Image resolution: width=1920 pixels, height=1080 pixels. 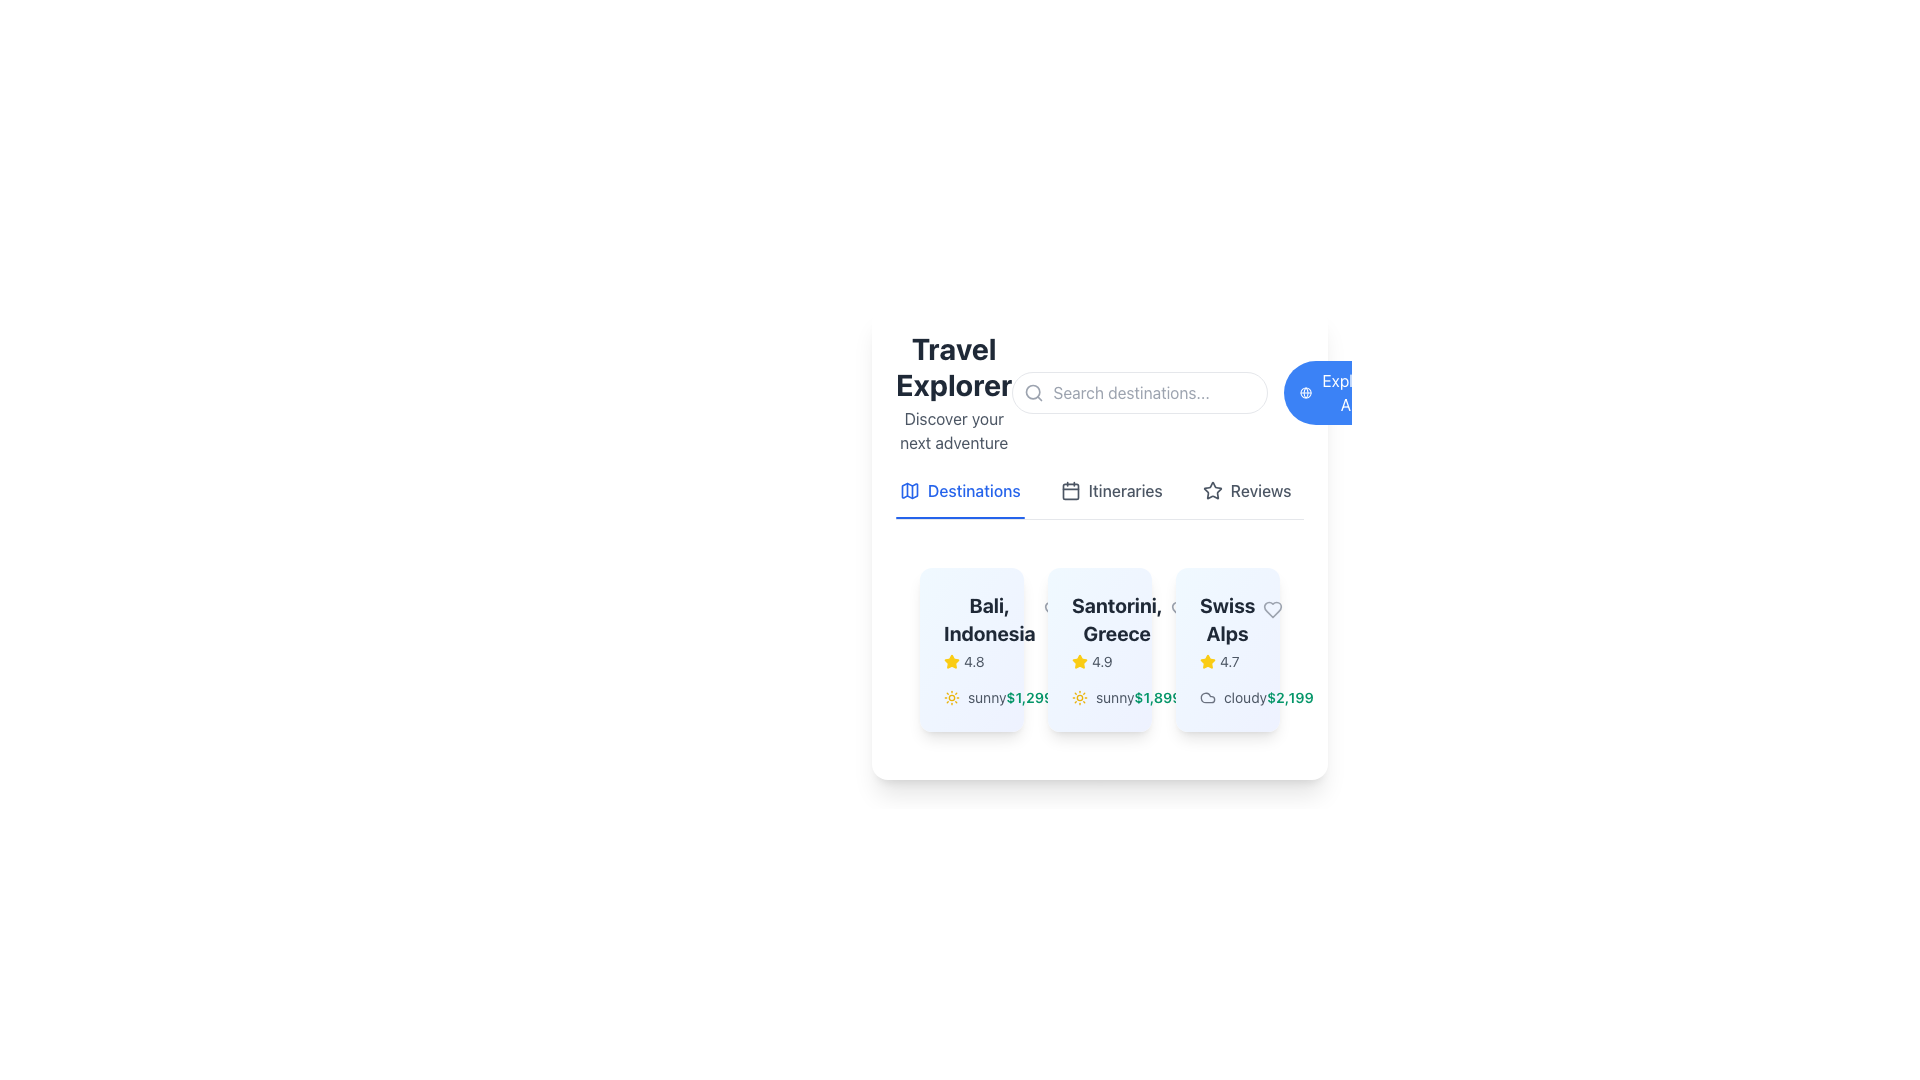 I want to click on the heart-shaped icon with a hollow center and gray outline located in the top-right corner of the 'Swiss Alps' card, so click(x=1272, y=608).